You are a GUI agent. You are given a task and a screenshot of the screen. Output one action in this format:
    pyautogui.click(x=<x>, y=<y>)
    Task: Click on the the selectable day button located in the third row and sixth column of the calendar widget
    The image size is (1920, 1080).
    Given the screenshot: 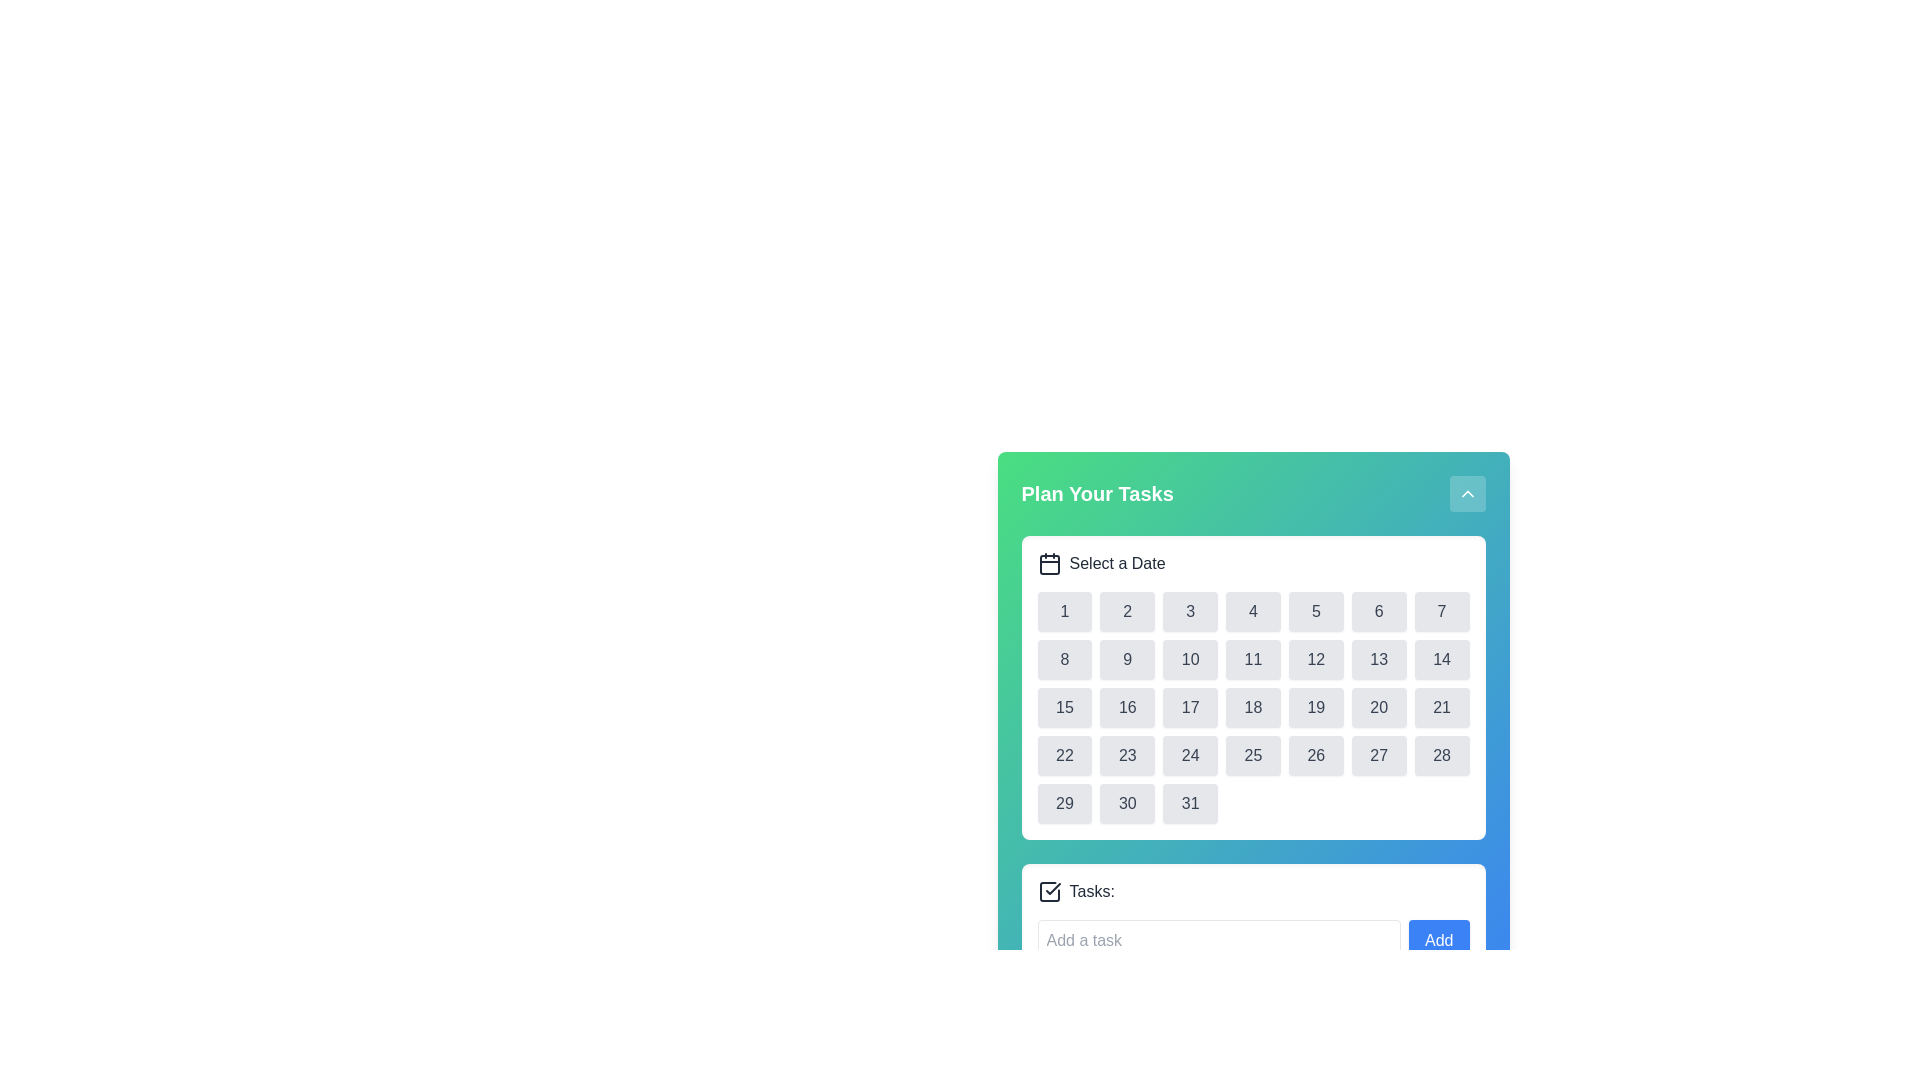 What is the action you would take?
    pyautogui.click(x=1378, y=707)
    